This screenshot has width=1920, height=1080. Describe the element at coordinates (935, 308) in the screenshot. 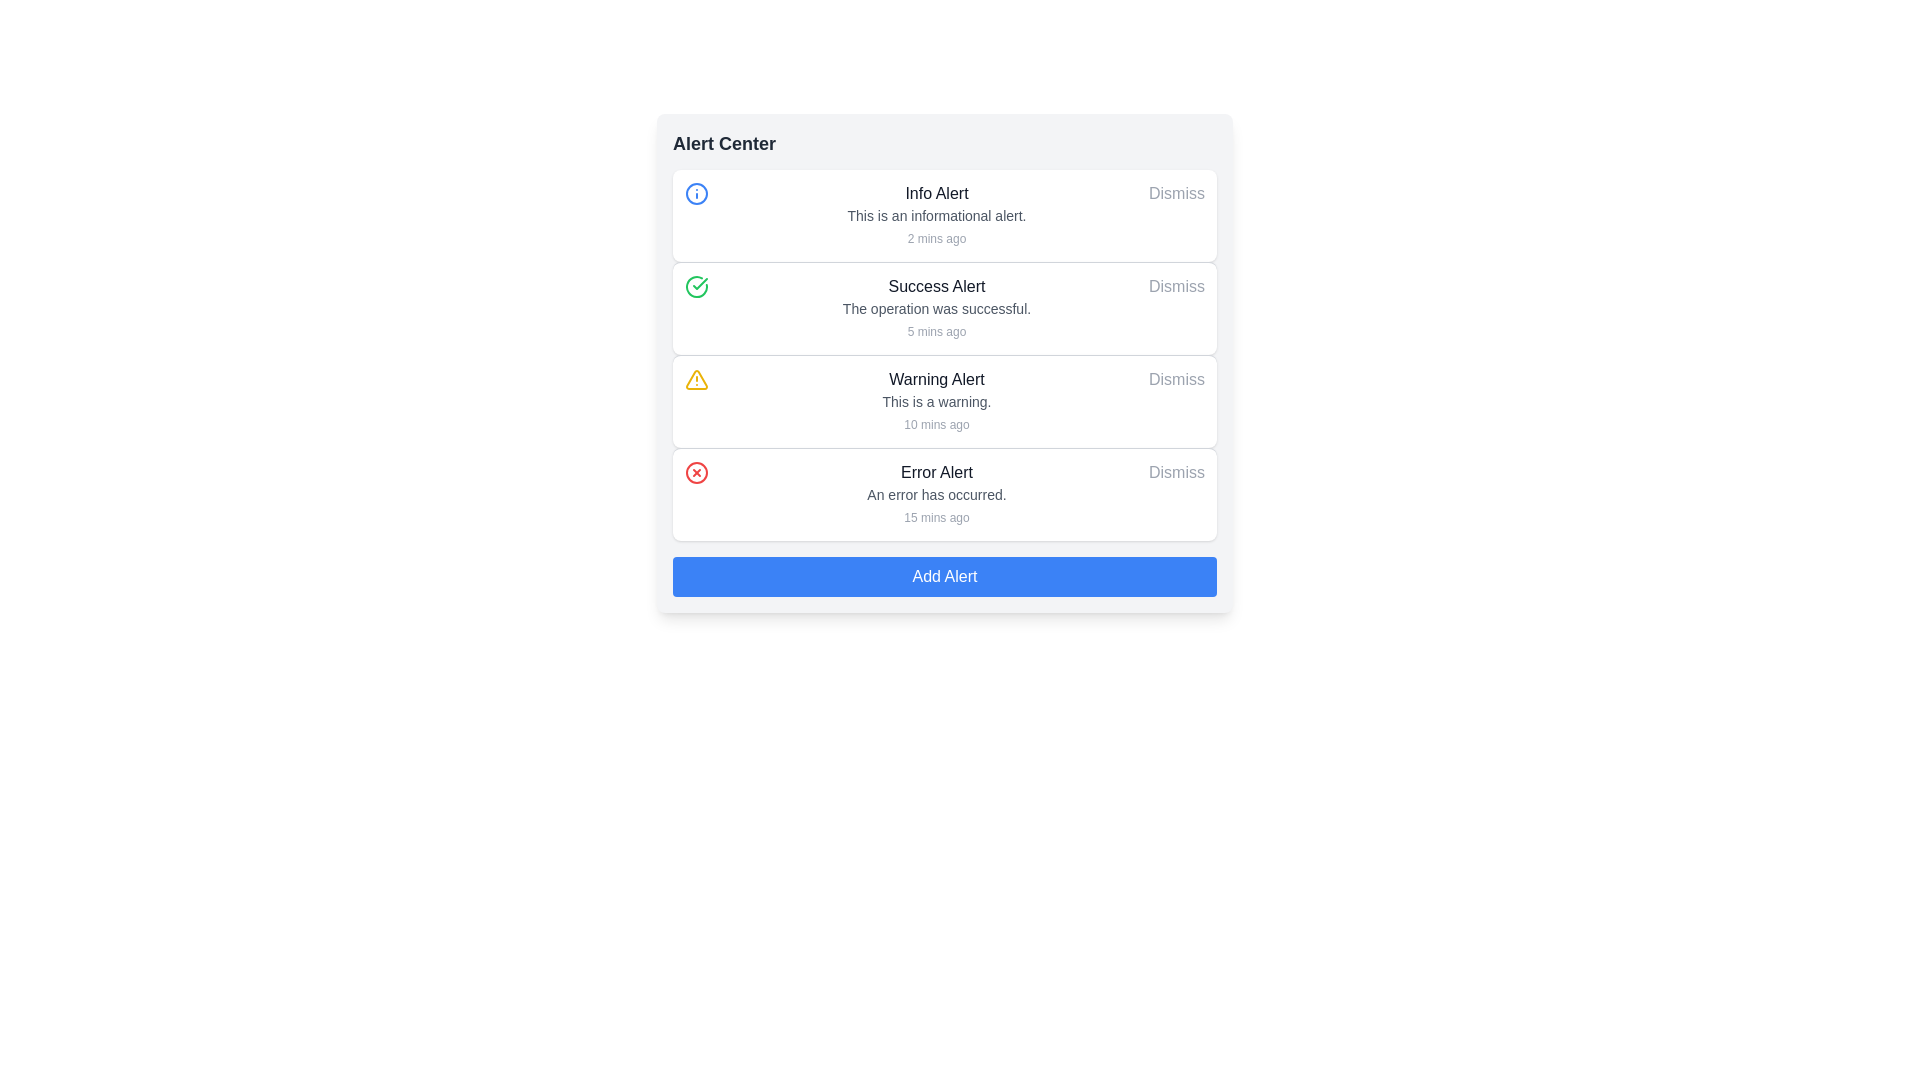

I see `text element displaying 'The operation was successful.' located in the notification panel under the 'Success Alert' section` at that location.